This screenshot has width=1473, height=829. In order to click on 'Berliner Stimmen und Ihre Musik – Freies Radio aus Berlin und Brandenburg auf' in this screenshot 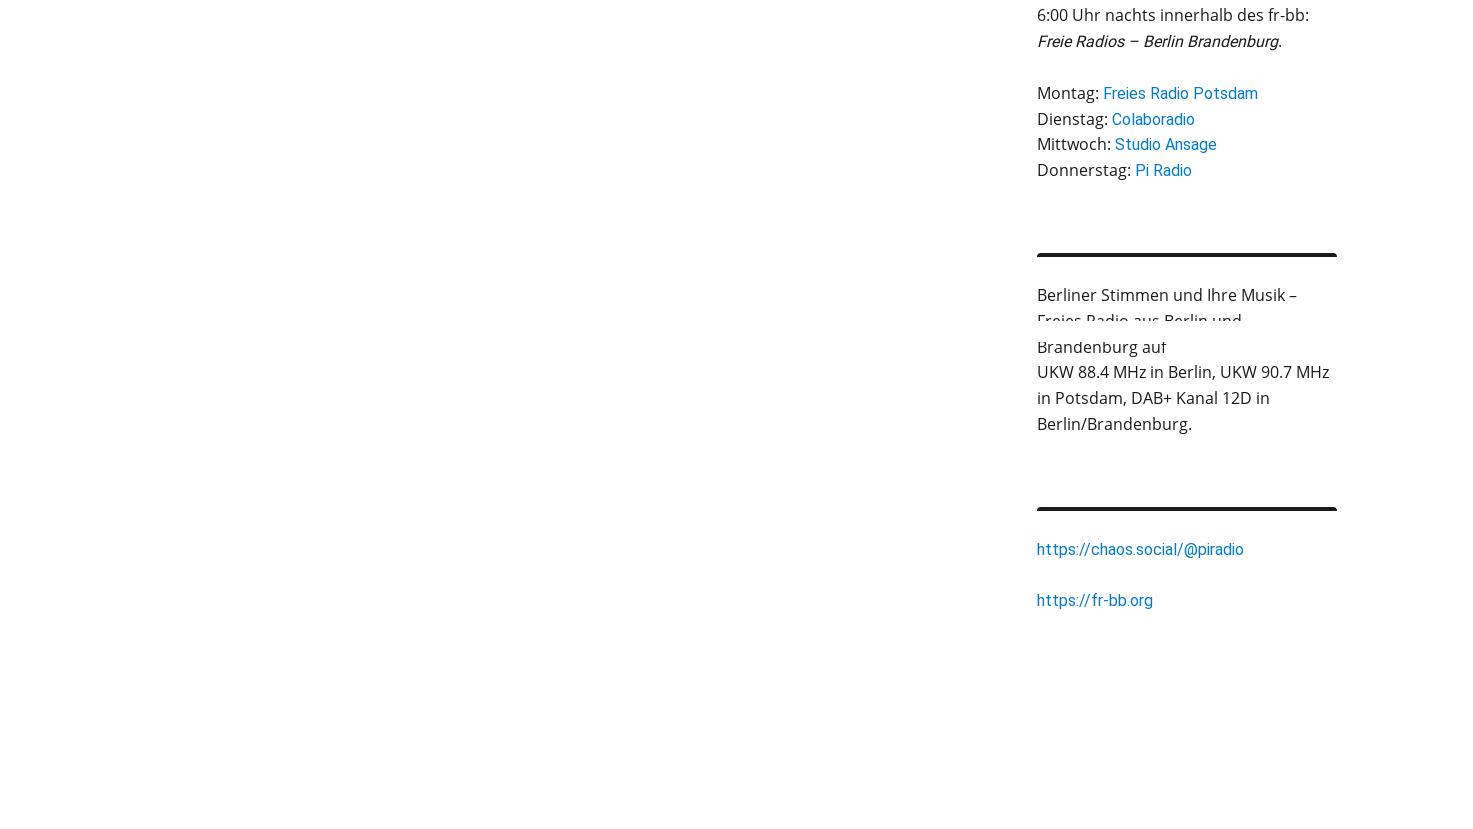, I will do `click(1165, 319)`.